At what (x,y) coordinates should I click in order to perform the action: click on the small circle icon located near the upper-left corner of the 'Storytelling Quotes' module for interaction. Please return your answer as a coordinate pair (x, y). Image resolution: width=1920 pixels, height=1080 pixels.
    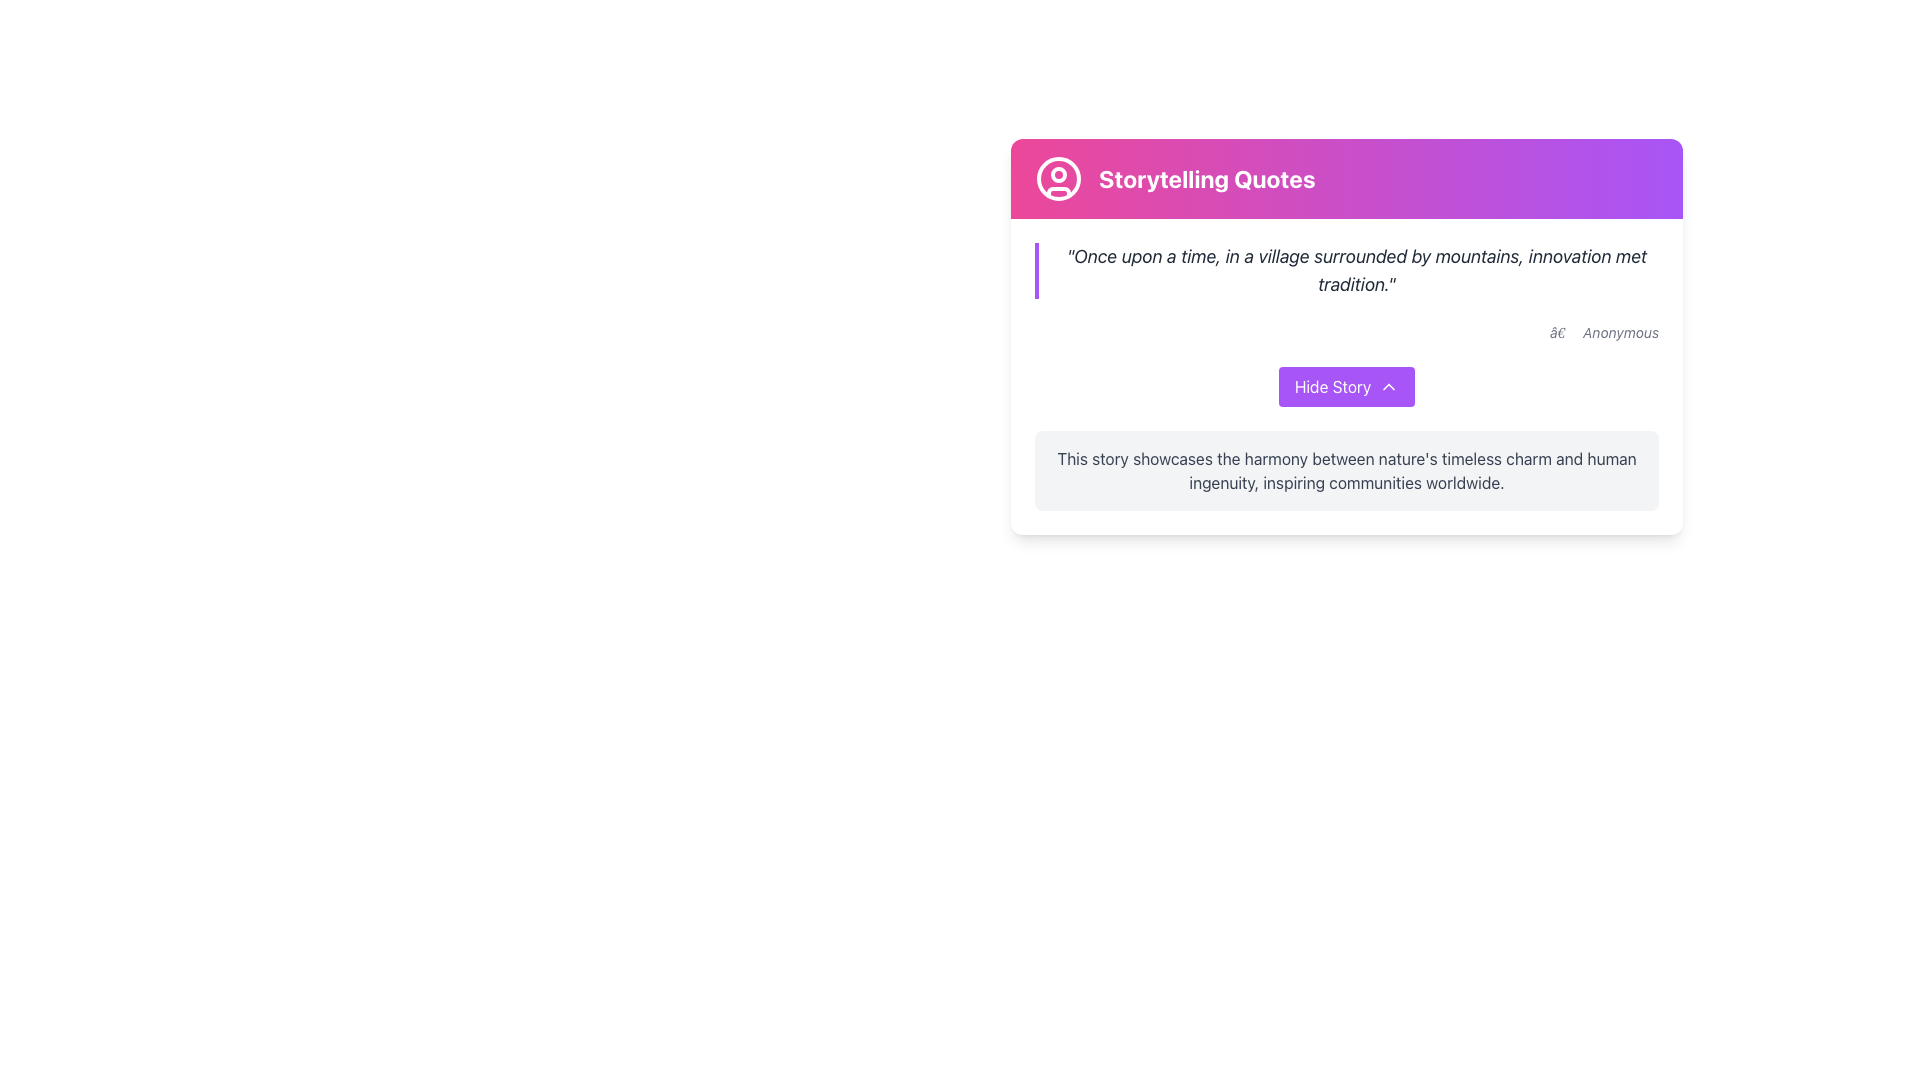
    Looking at the image, I should click on (1058, 173).